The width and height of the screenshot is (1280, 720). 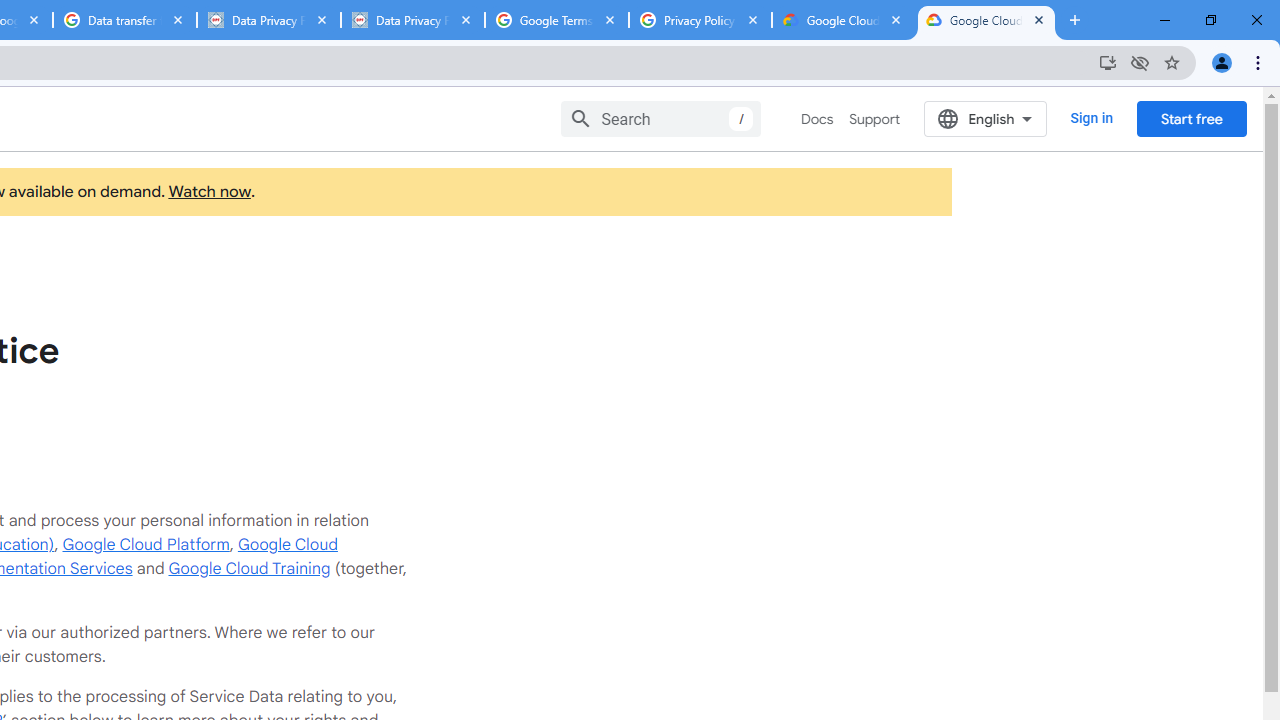 I want to click on 'Start free', so click(x=1191, y=118).